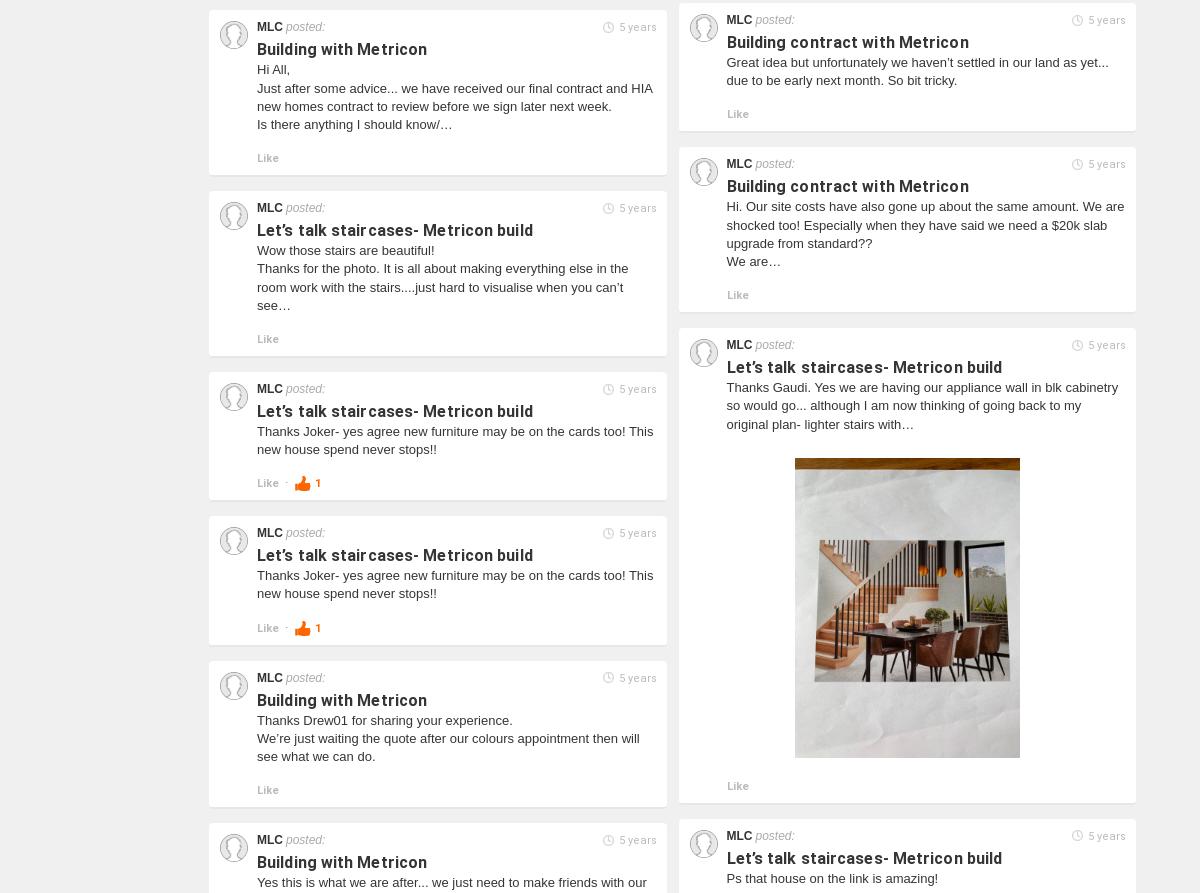  What do you see at coordinates (442, 285) in the screenshot?
I see `'Thanks for the photo. It is all about making everything else in the room work with the stairs....just hard to visualise when you can’t see…'` at bounding box center [442, 285].